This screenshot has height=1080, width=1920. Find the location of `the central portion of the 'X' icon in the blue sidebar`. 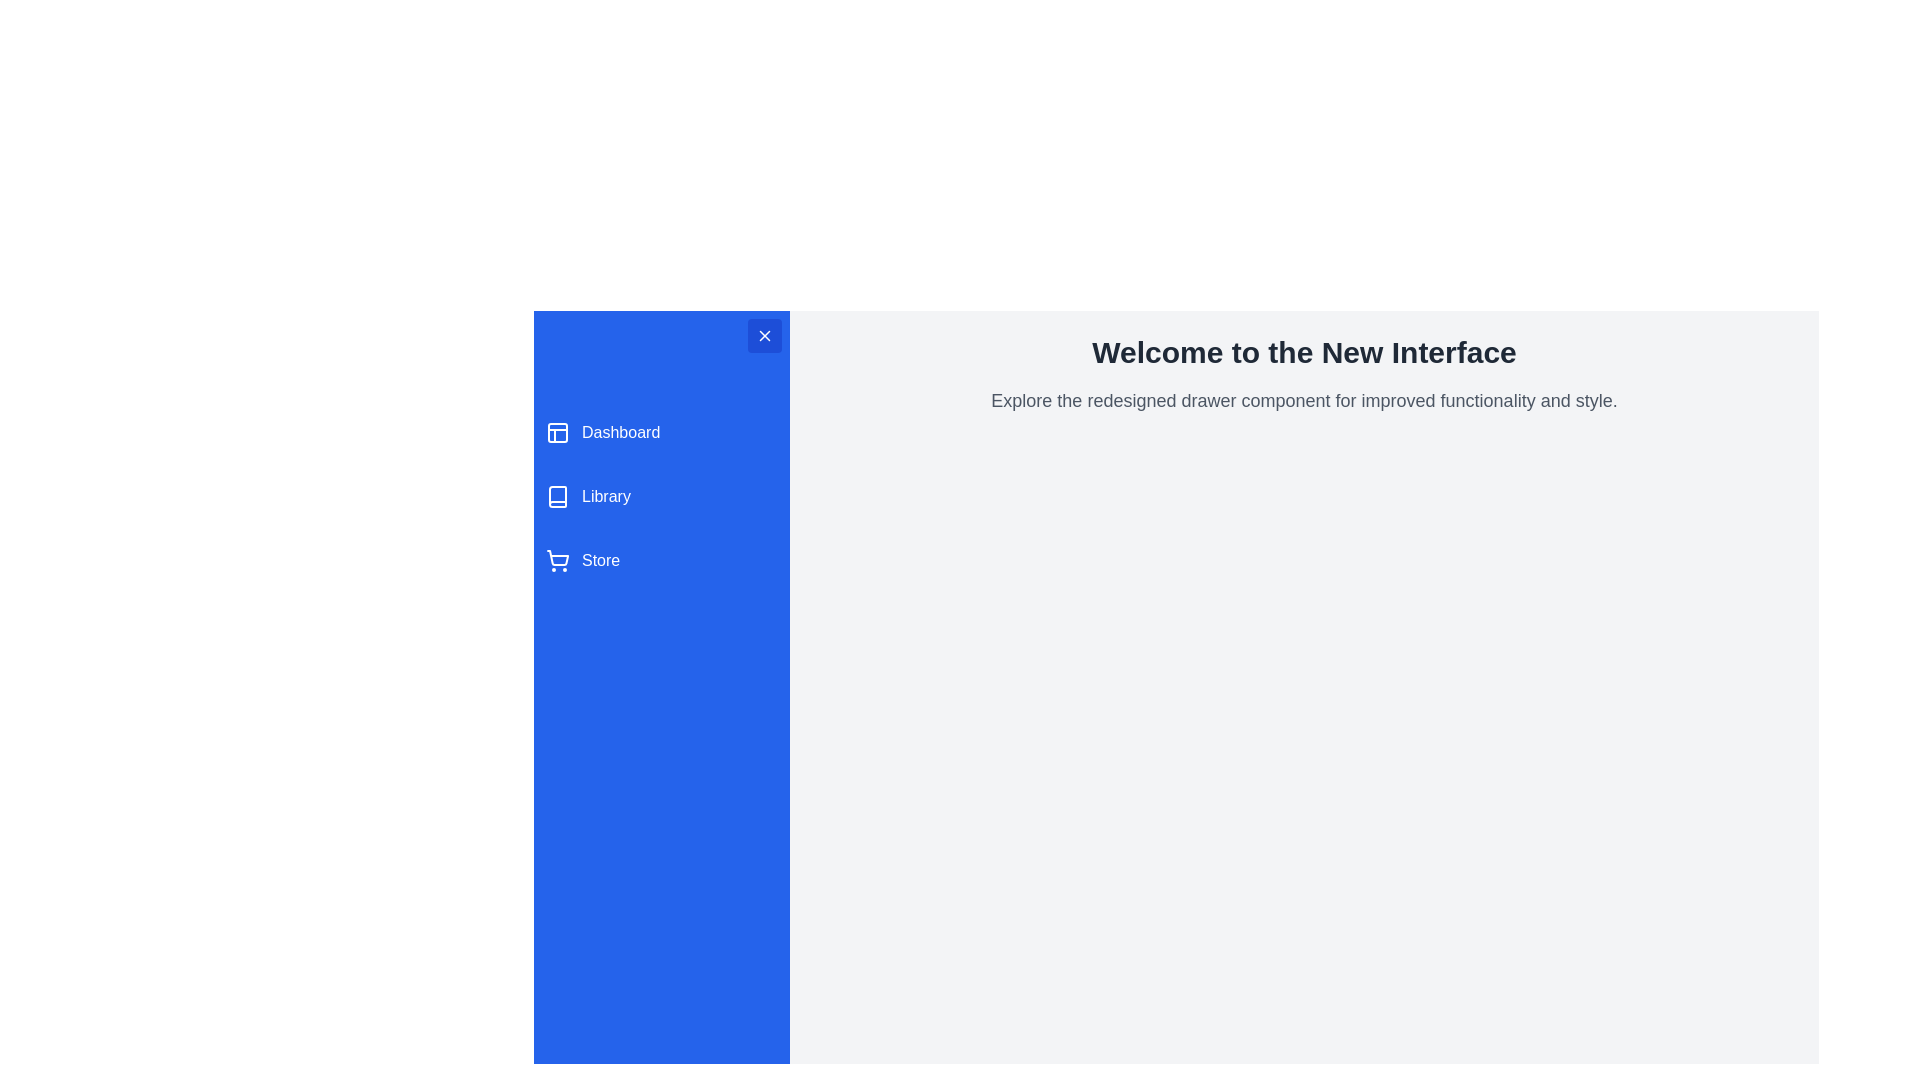

the central portion of the 'X' icon in the blue sidebar is located at coordinates (763, 334).